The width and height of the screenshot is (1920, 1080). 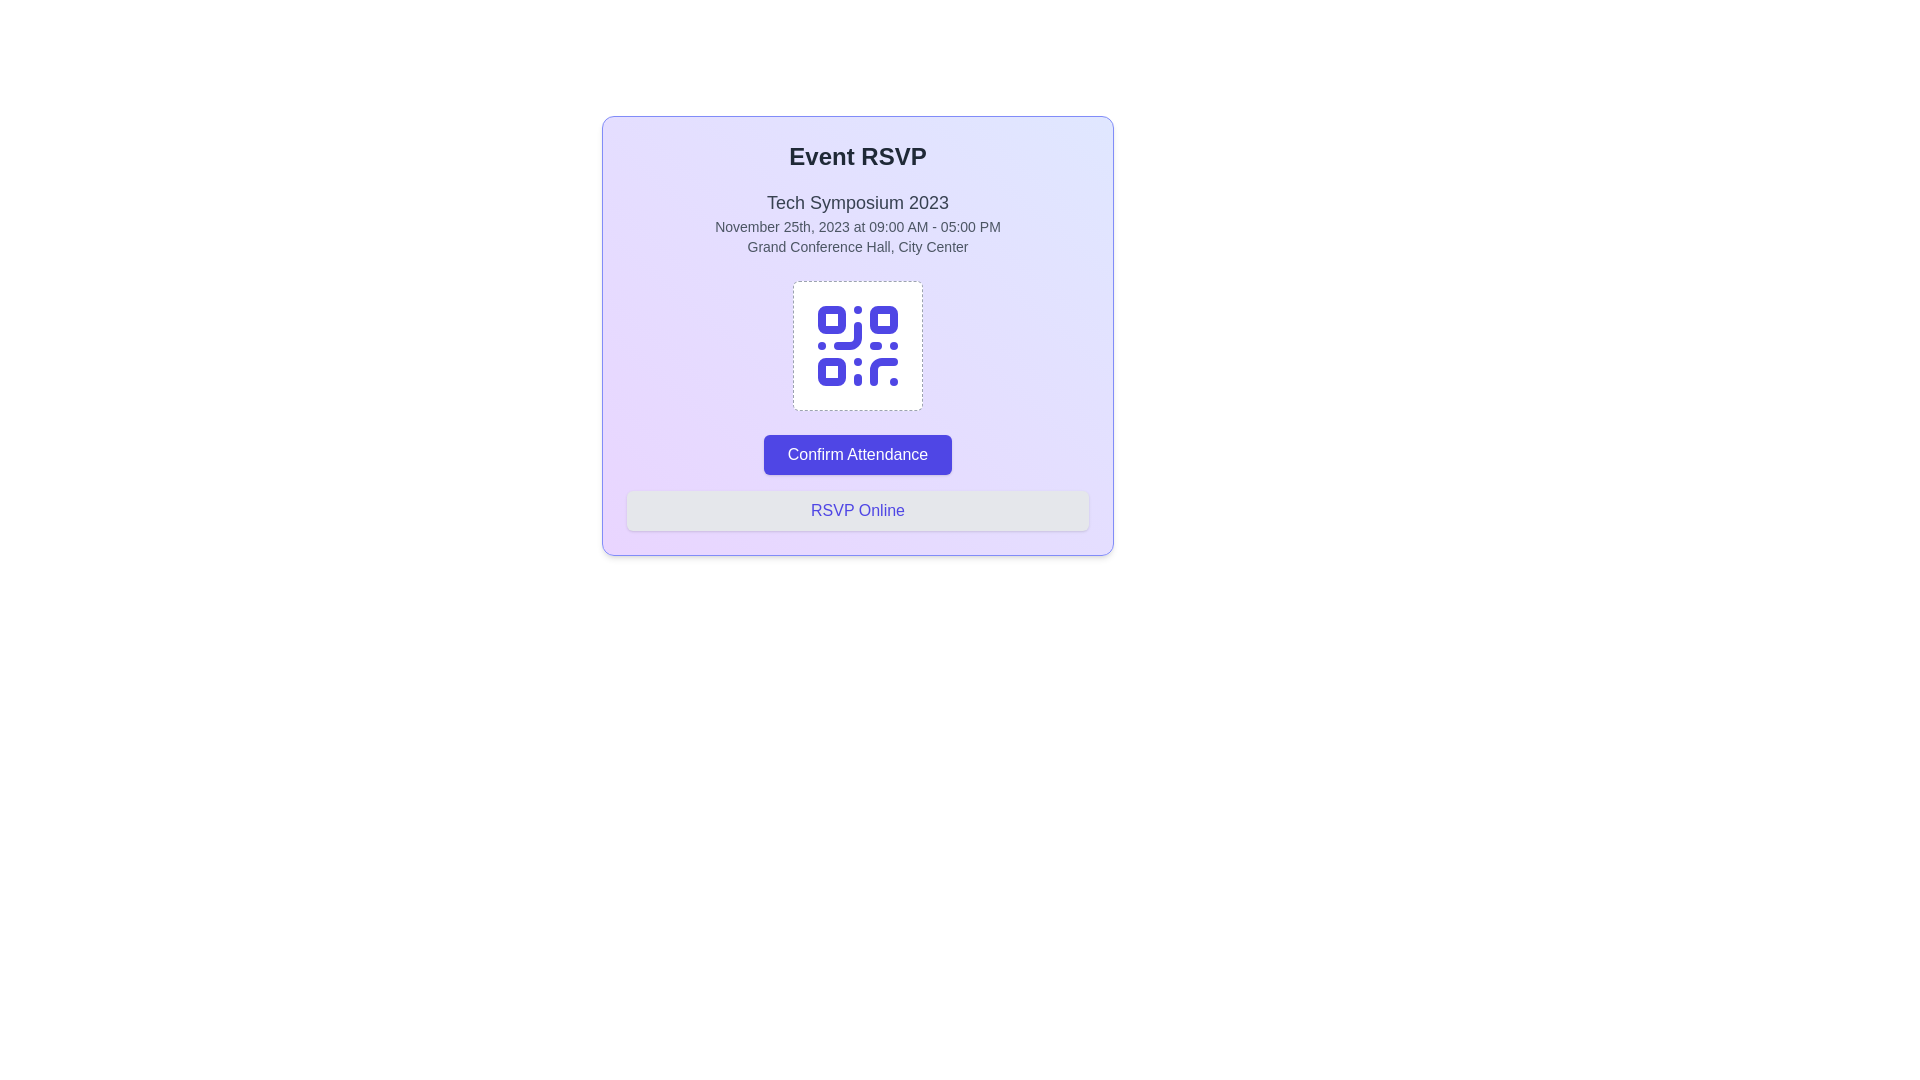 What do you see at coordinates (858, 203) in the screenshot?
I see `the text label displaying 'Tech Symposium 2023', which is prominently positioned at the top of the RSVP card with a light purple background` at bounding box center [858, 203].